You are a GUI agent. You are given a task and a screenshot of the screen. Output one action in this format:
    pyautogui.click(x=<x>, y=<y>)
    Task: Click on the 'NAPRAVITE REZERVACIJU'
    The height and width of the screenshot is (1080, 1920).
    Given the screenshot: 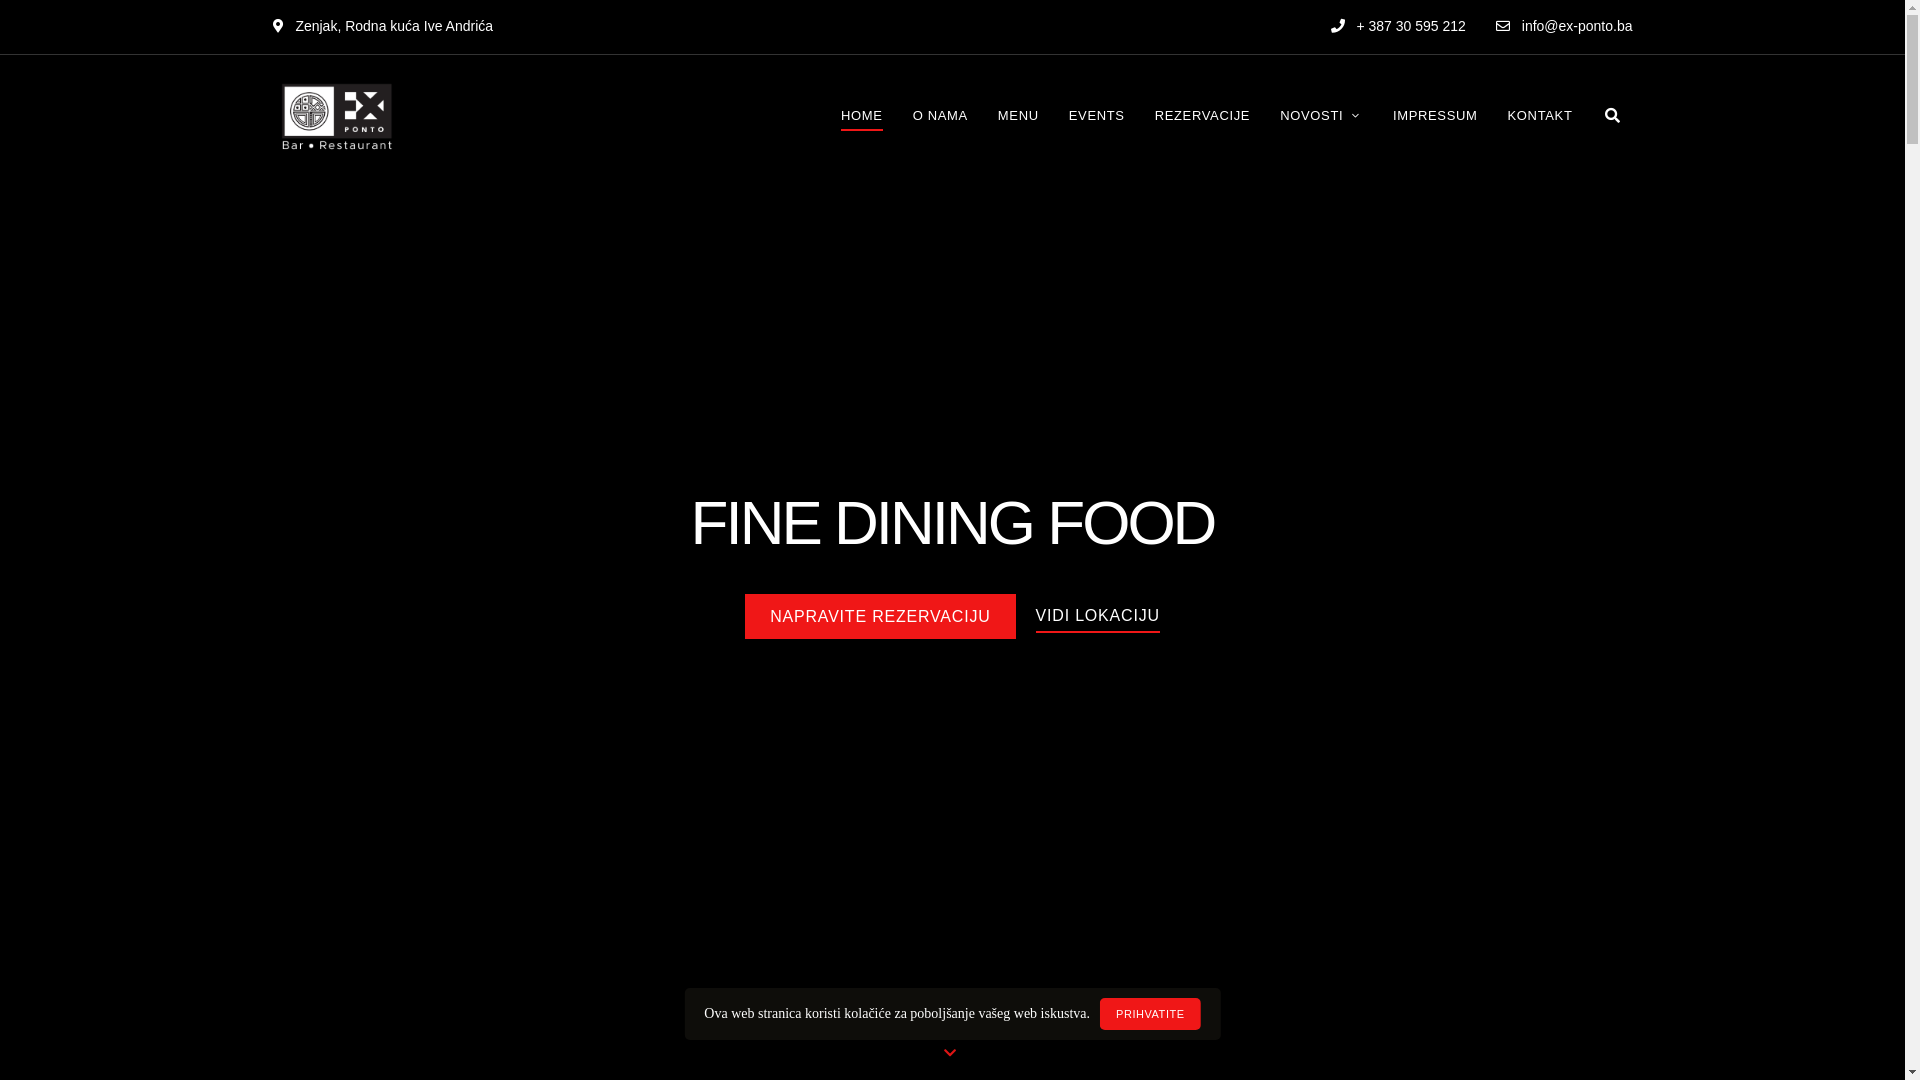 What is the action you would take?
    pyautogui.click(x=879, y=615)
    